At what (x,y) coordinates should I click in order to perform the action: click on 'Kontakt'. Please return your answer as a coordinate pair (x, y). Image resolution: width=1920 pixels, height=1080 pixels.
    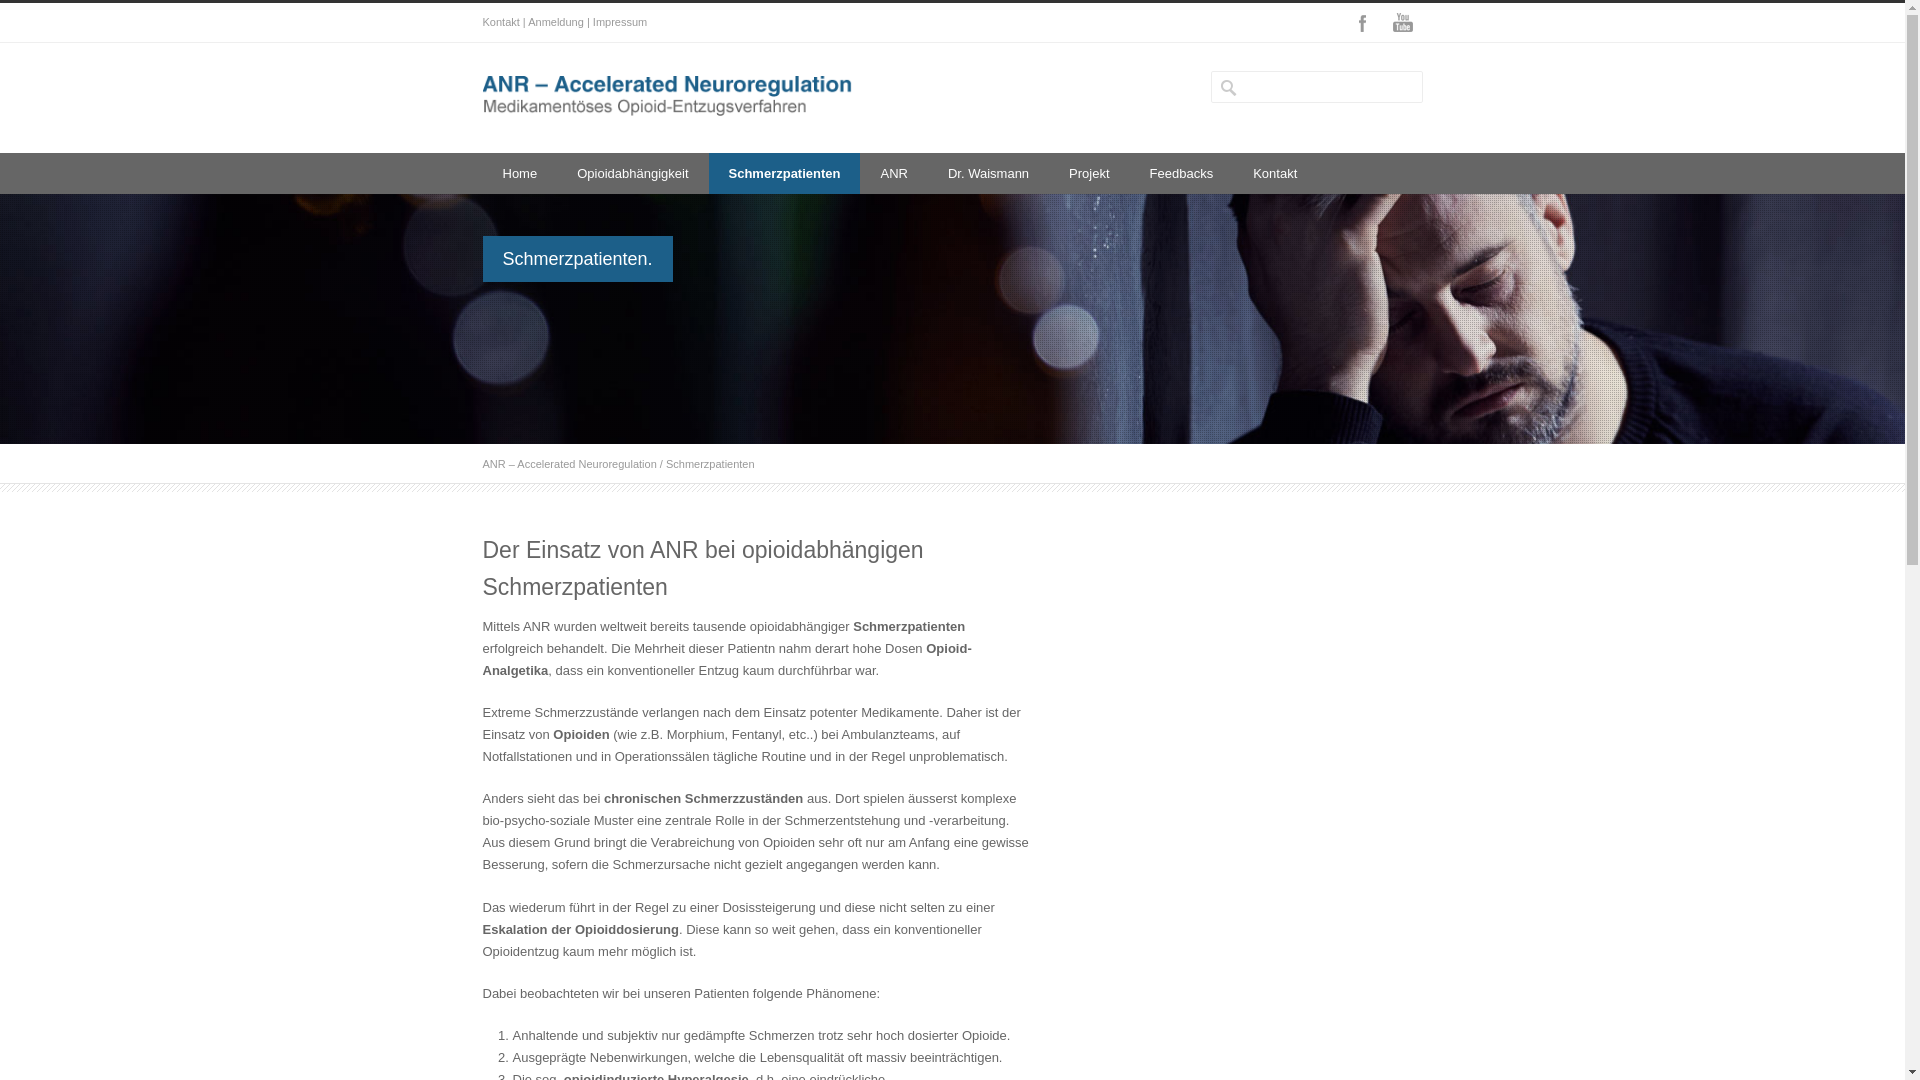
    Looking at the image, I should click on (1232, 172).